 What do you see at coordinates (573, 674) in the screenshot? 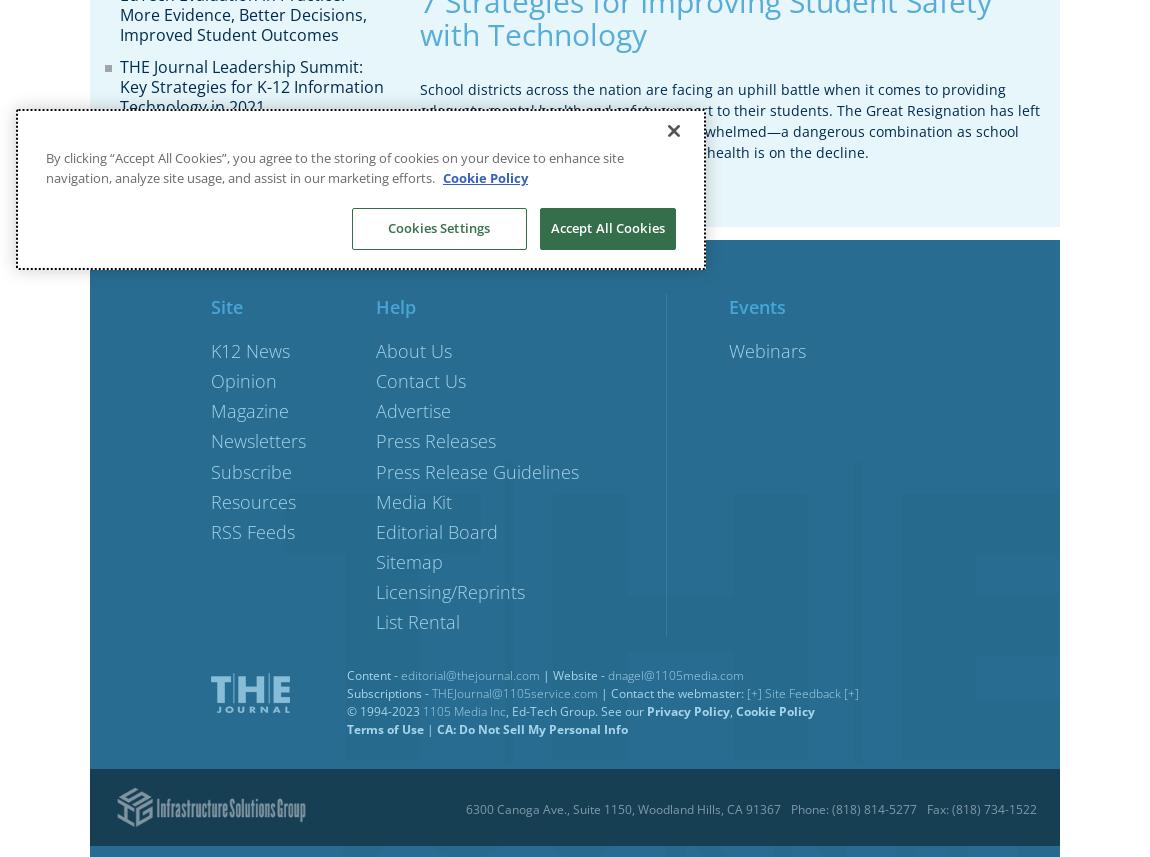
I see `'| Website -'` at bounding box center [573, 674].